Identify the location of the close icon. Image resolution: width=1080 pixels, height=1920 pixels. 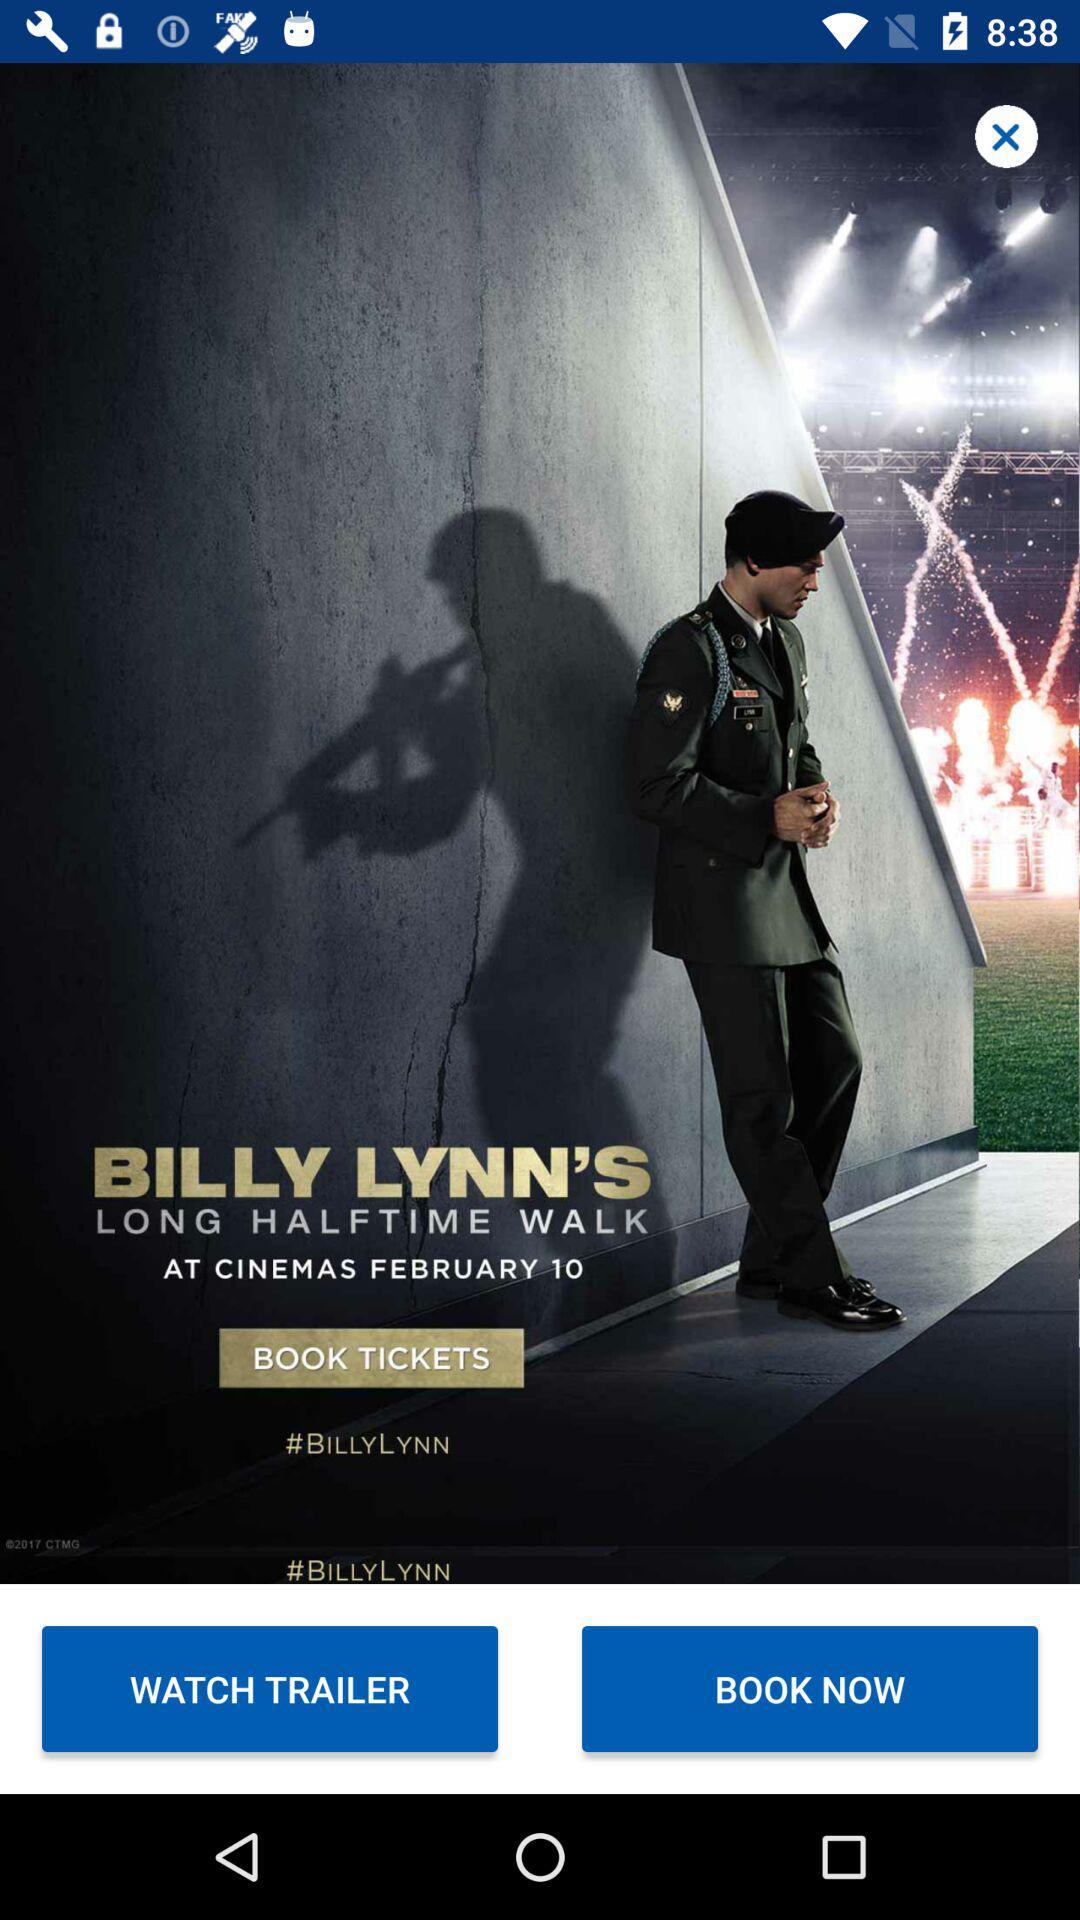
(1006, 135).